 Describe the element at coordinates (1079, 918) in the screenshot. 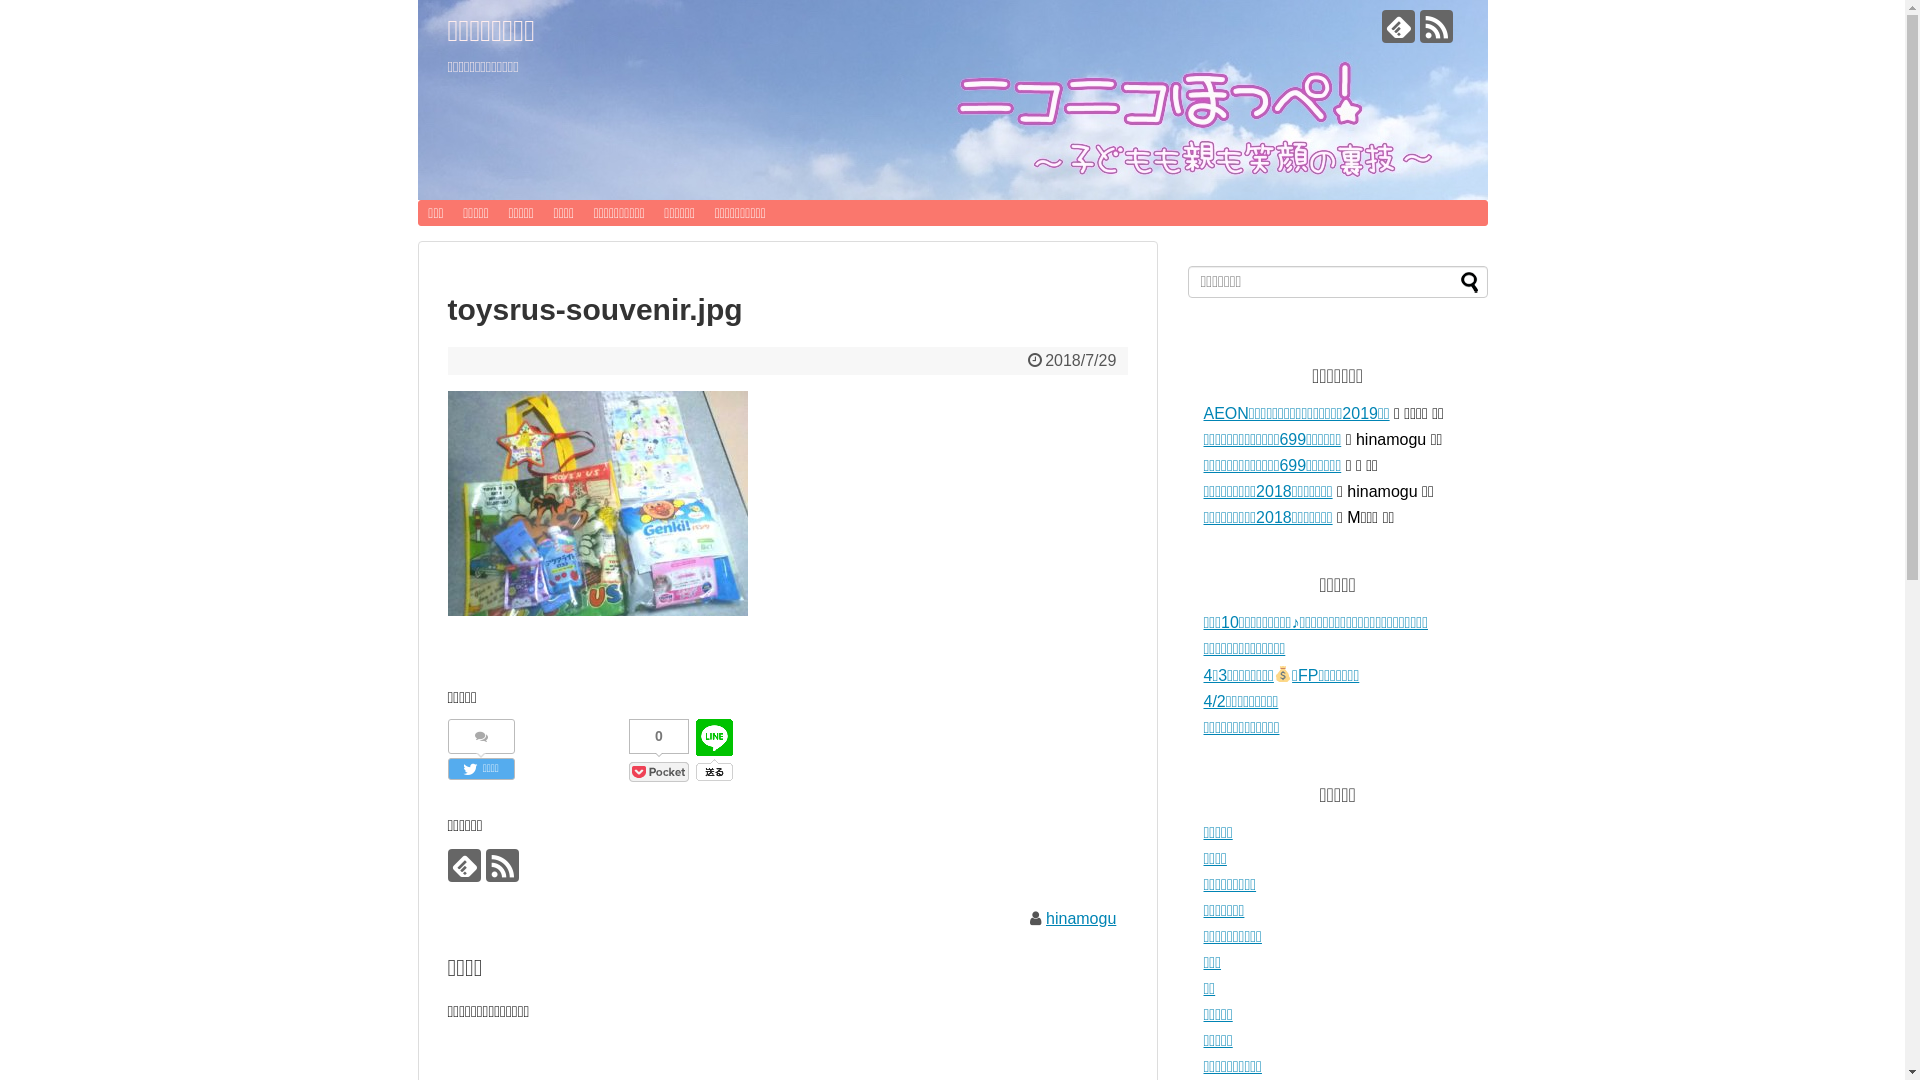

I see `'hinamogu'` at that location.